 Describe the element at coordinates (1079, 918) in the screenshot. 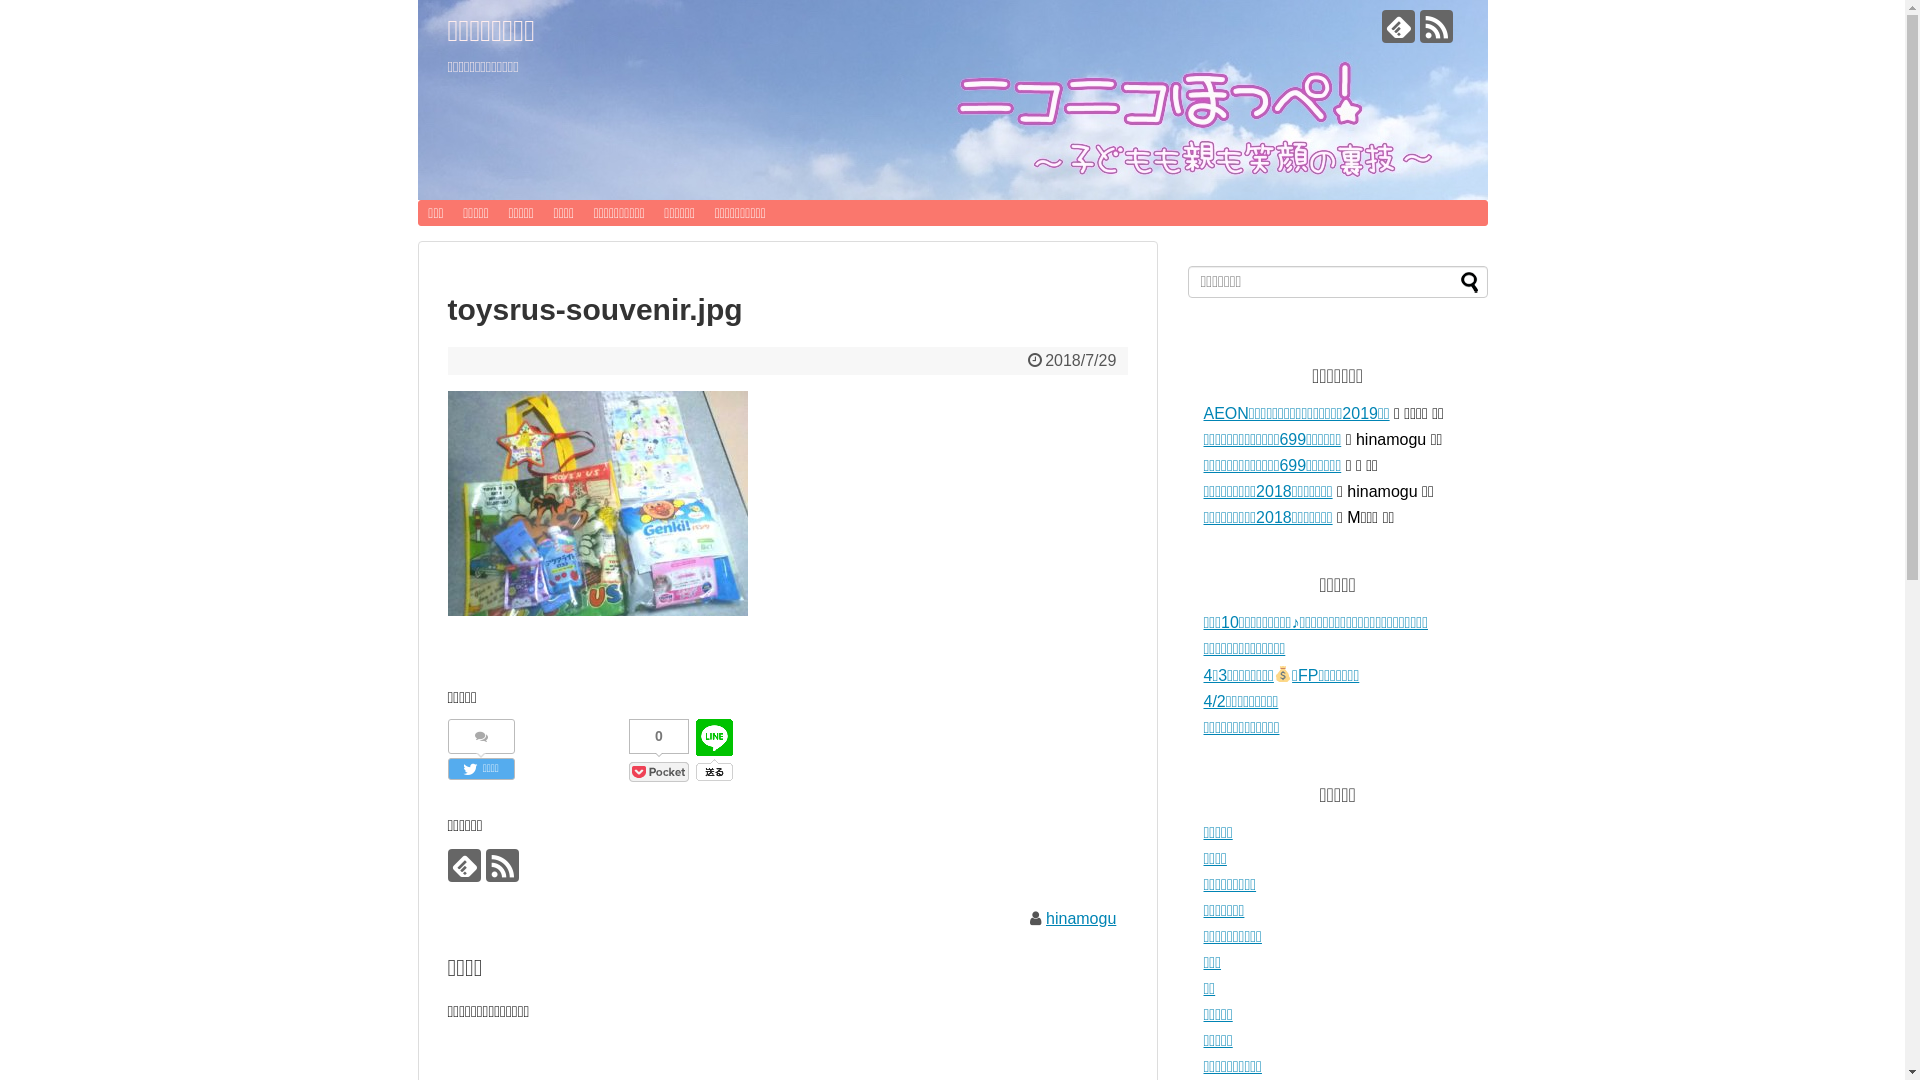

I see `'hinamogu'` at that location.